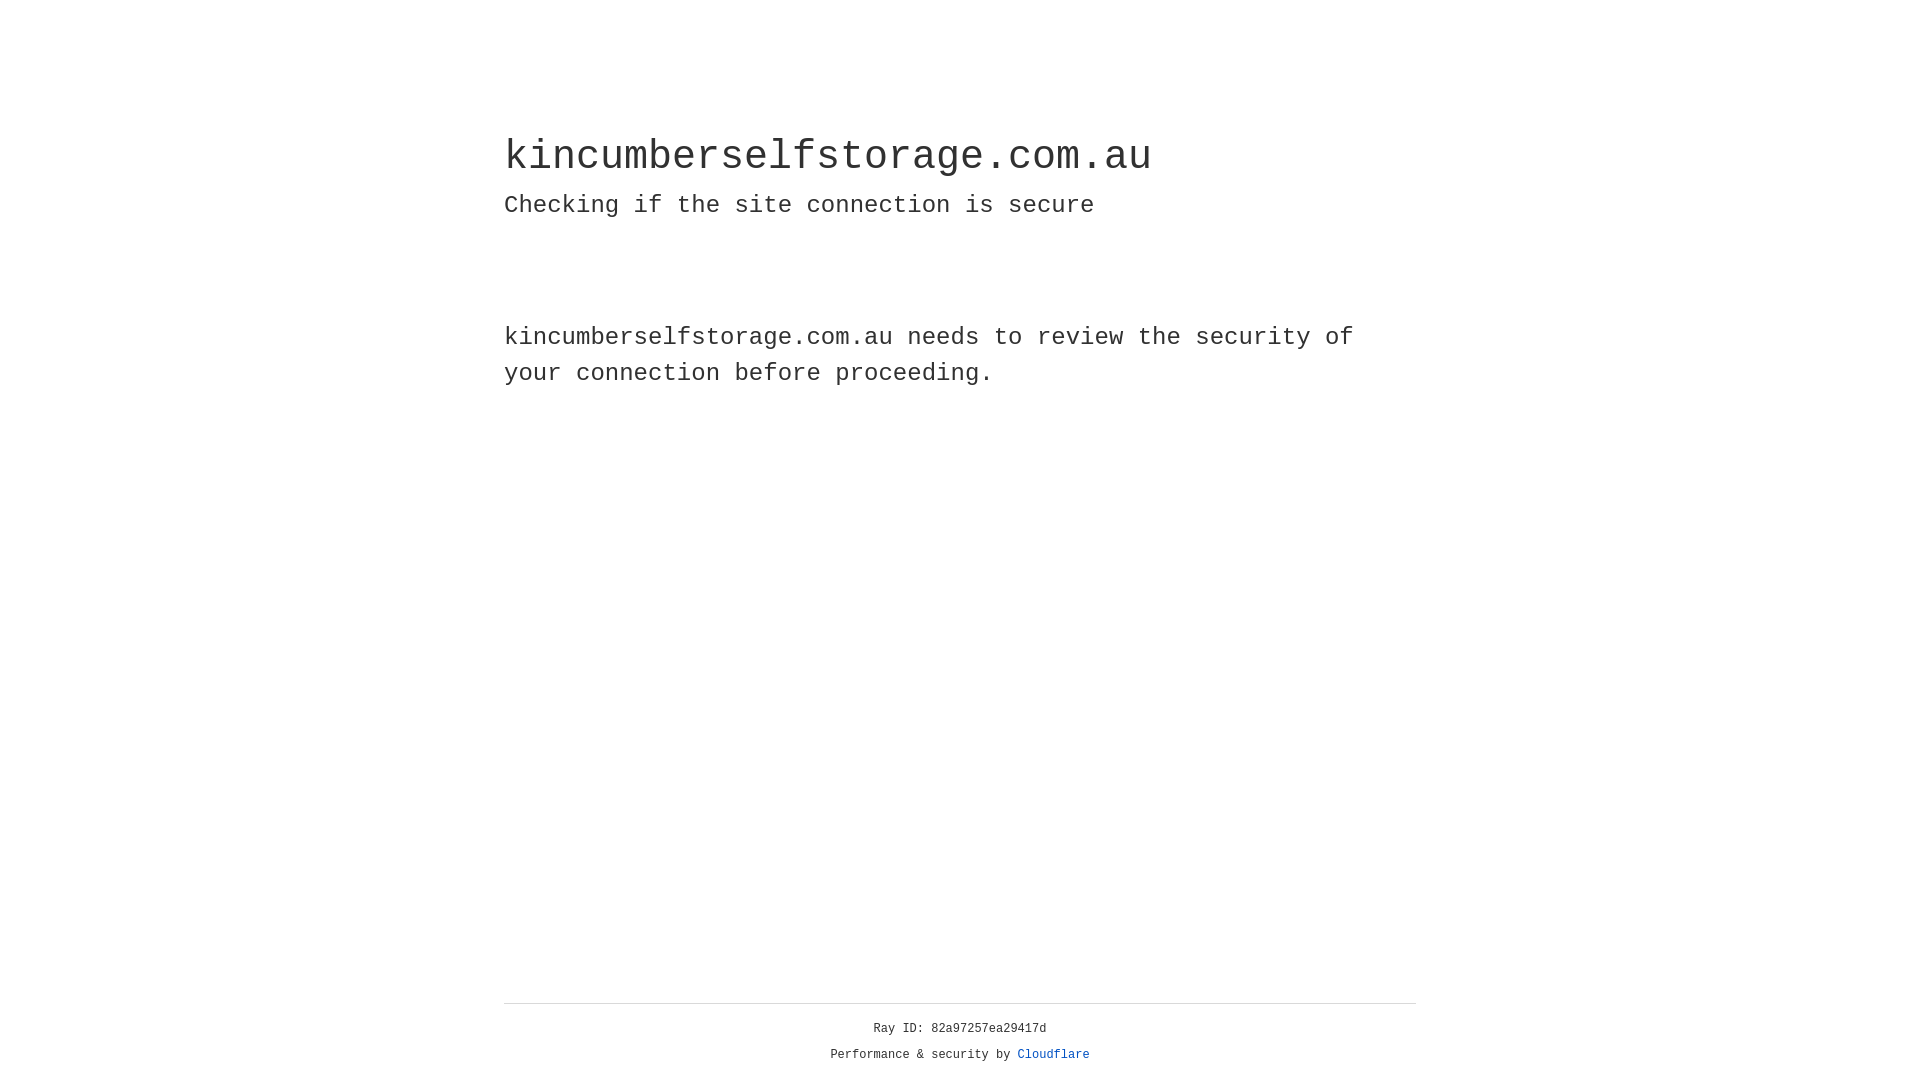  I want to click on 'Cloudflare', so click(1053, 1054).